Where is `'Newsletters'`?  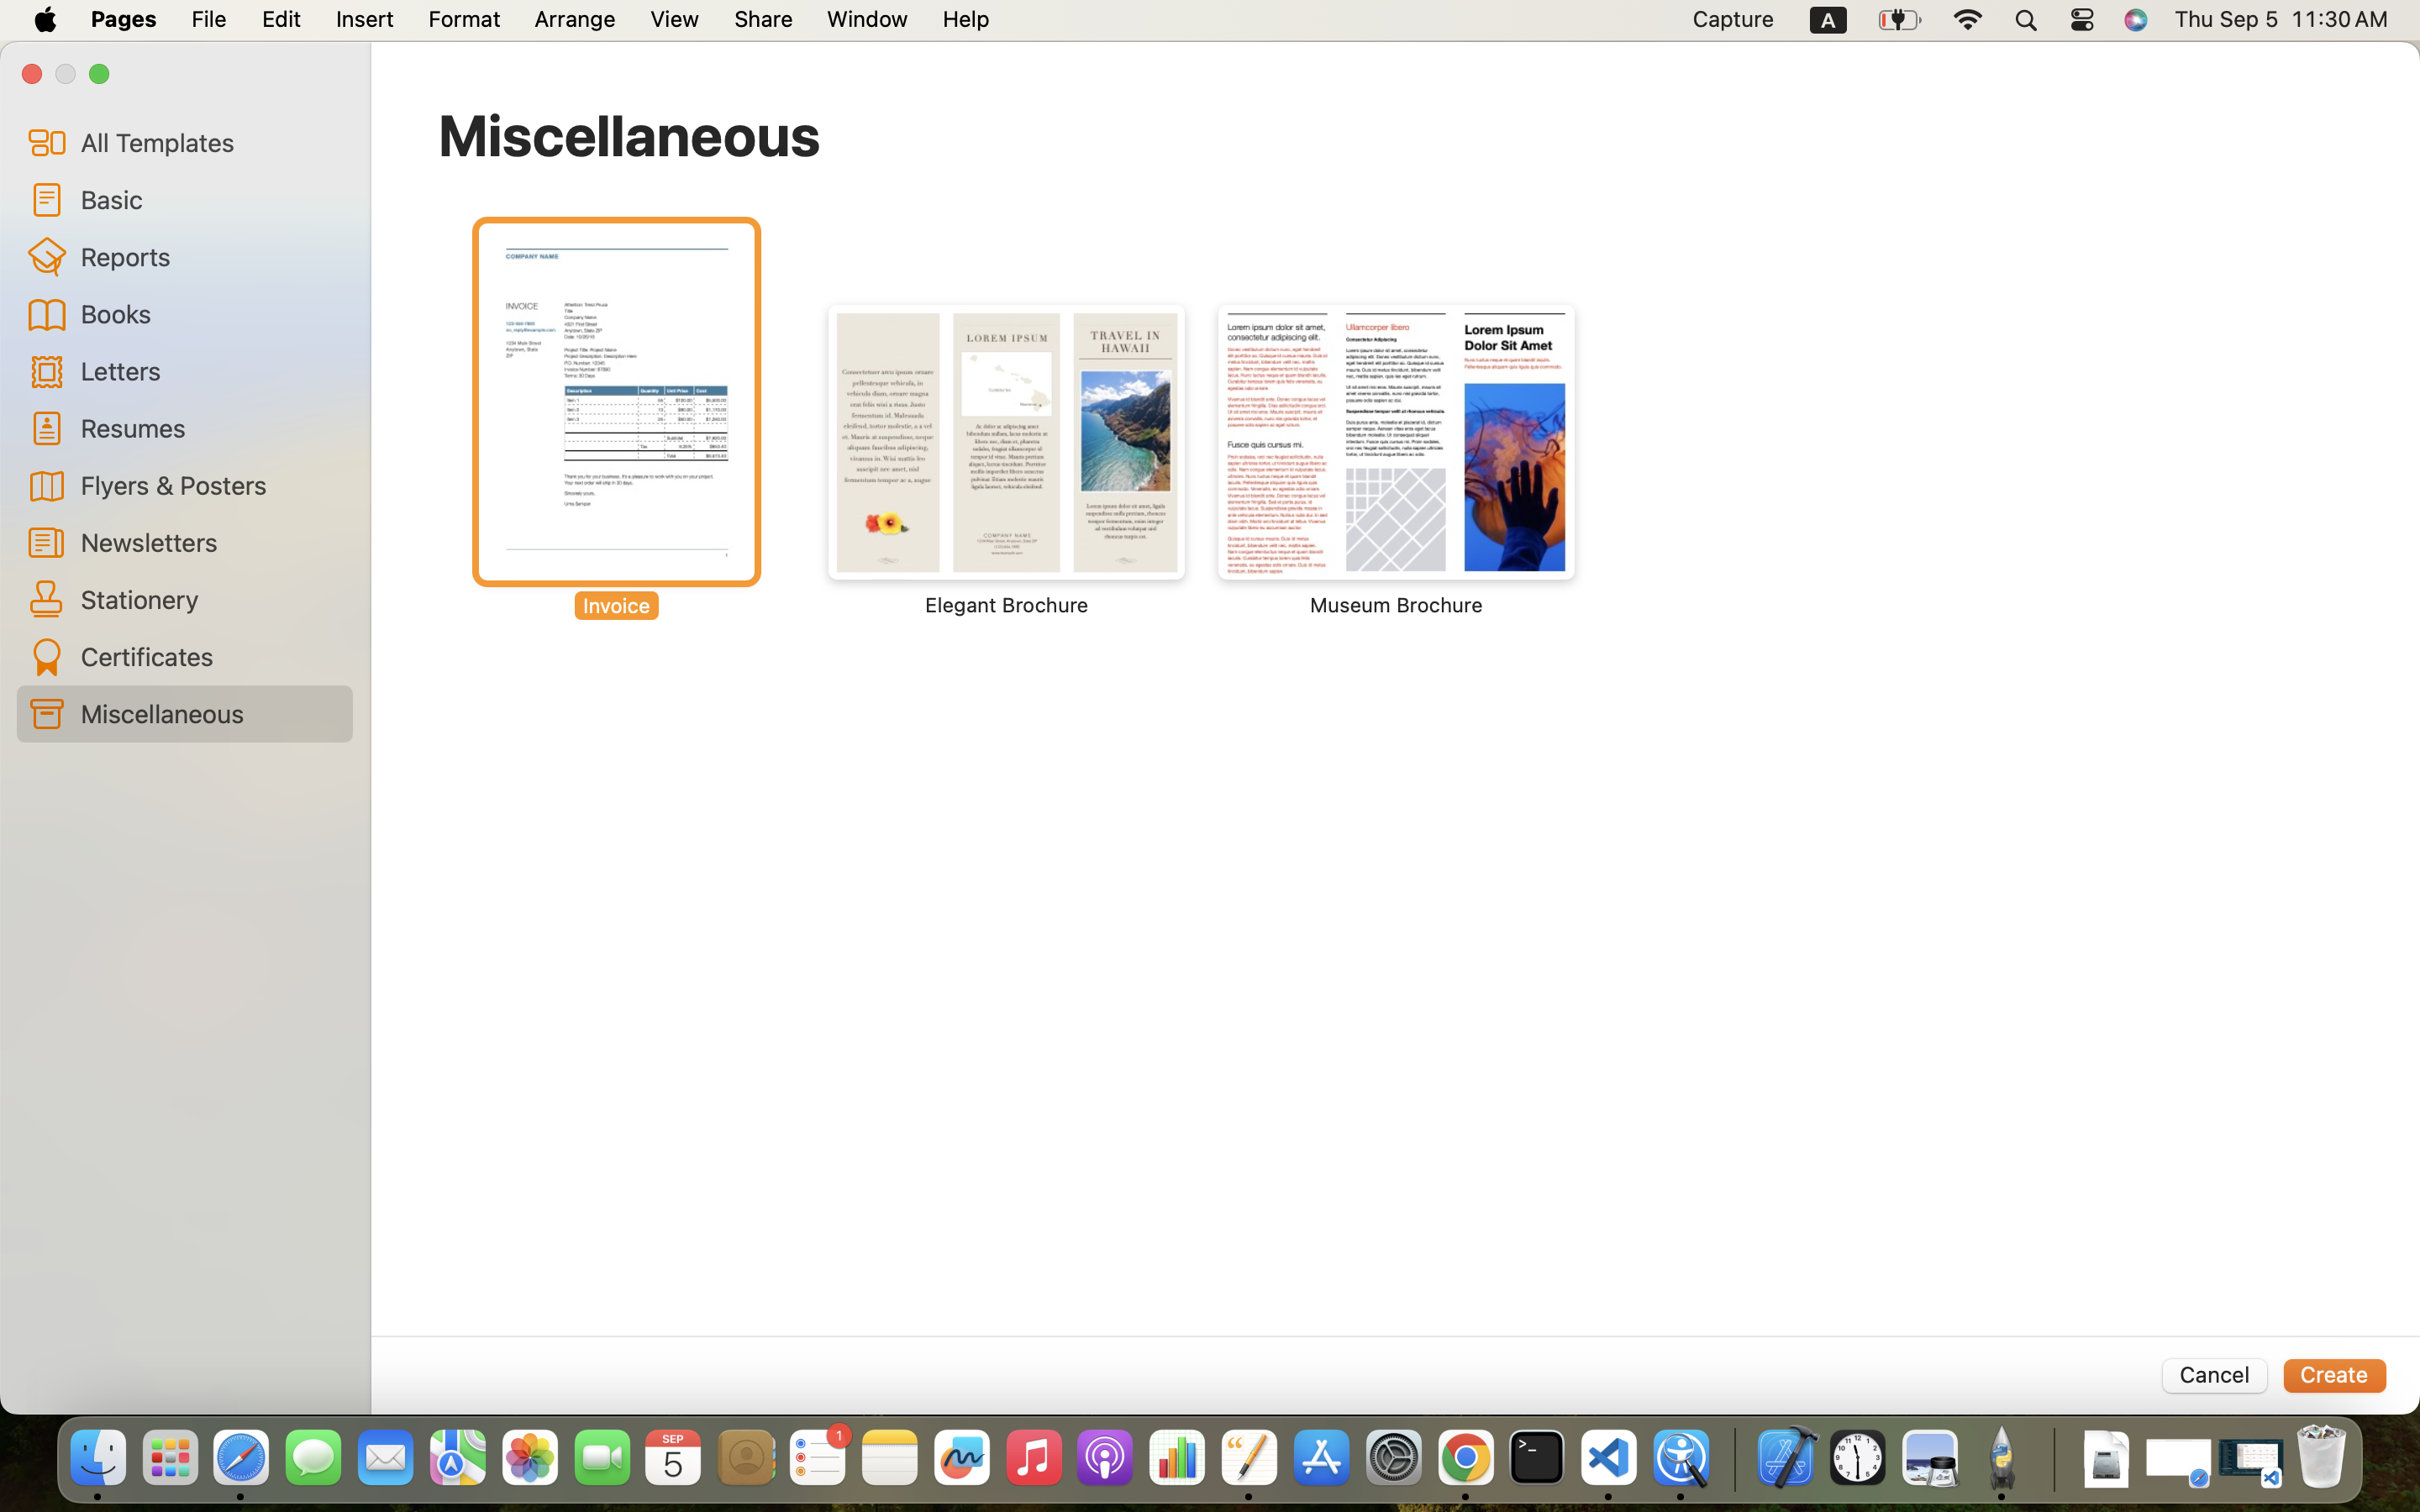 'Newsletters' is located at coordinates (208, 540).